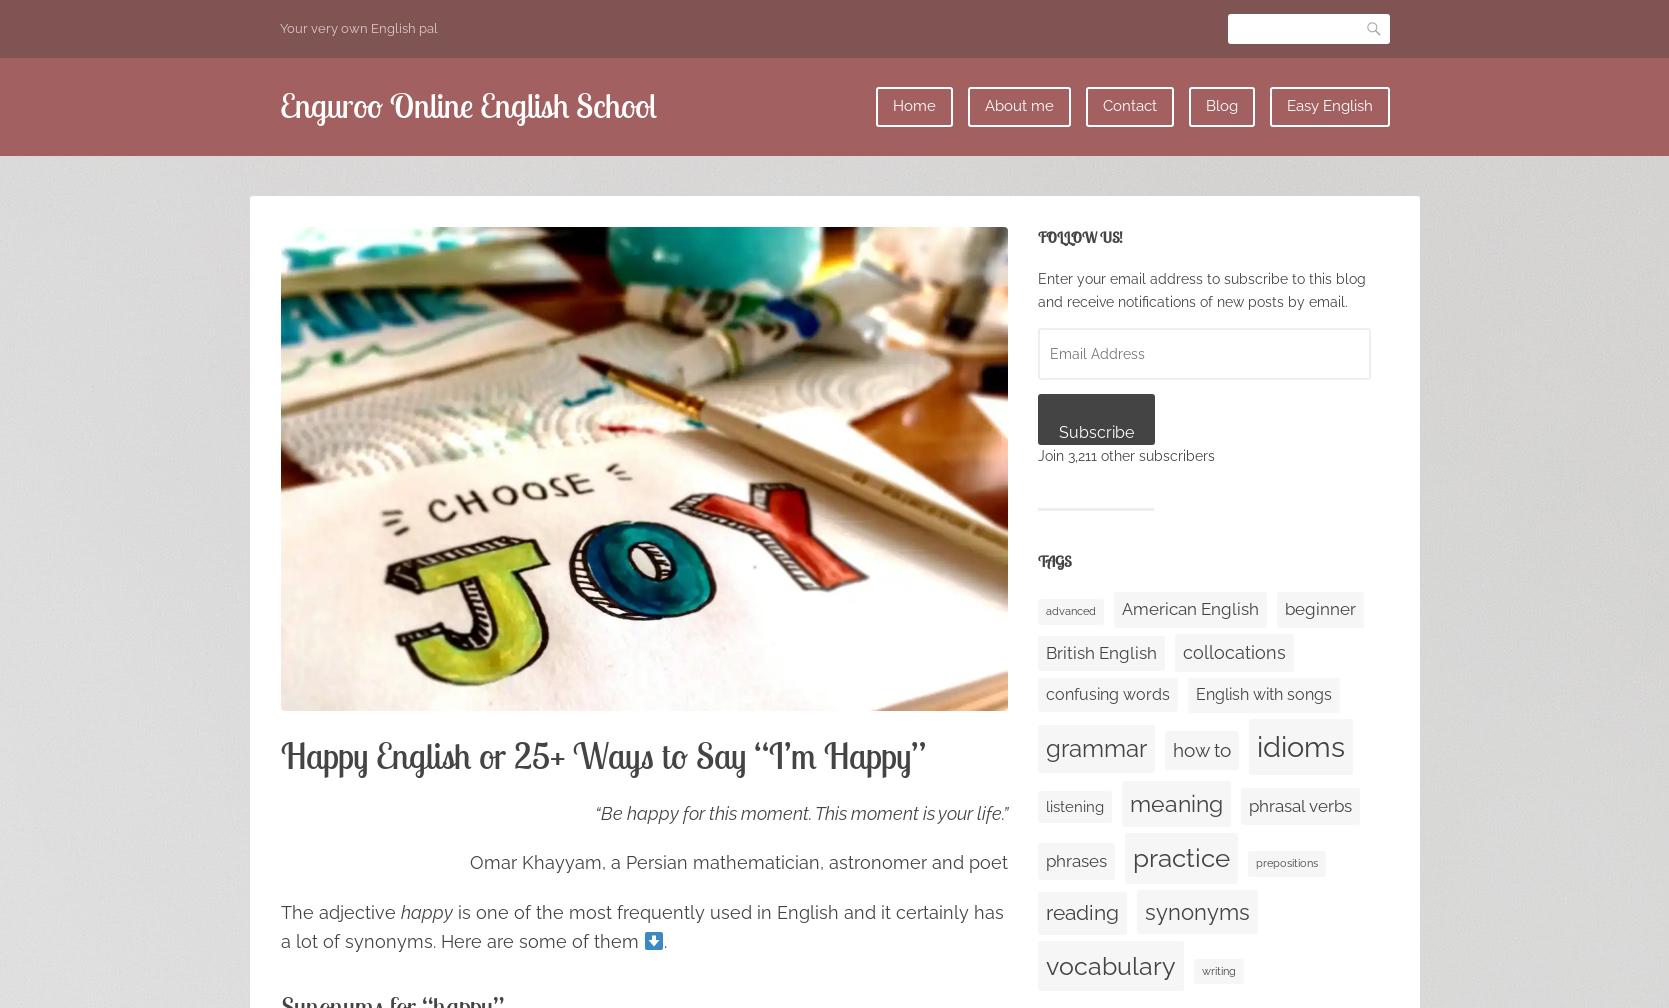 Image resolution: width=1669 pixels, height=1008 pixels. I want to click on 'idioms', so click(1298, 745).